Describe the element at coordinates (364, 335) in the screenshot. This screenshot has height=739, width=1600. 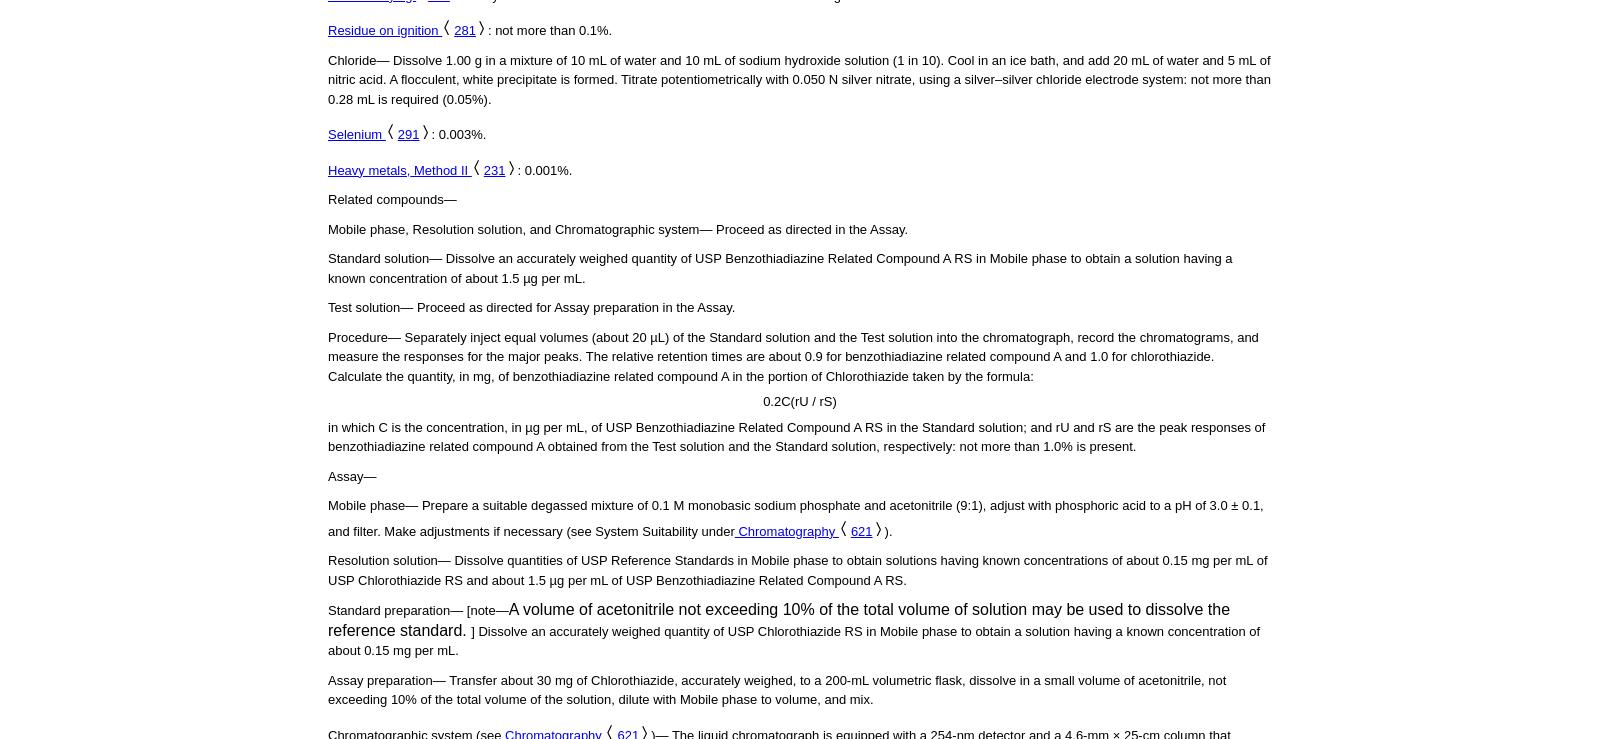
I see `'Procedure—'` at that location.